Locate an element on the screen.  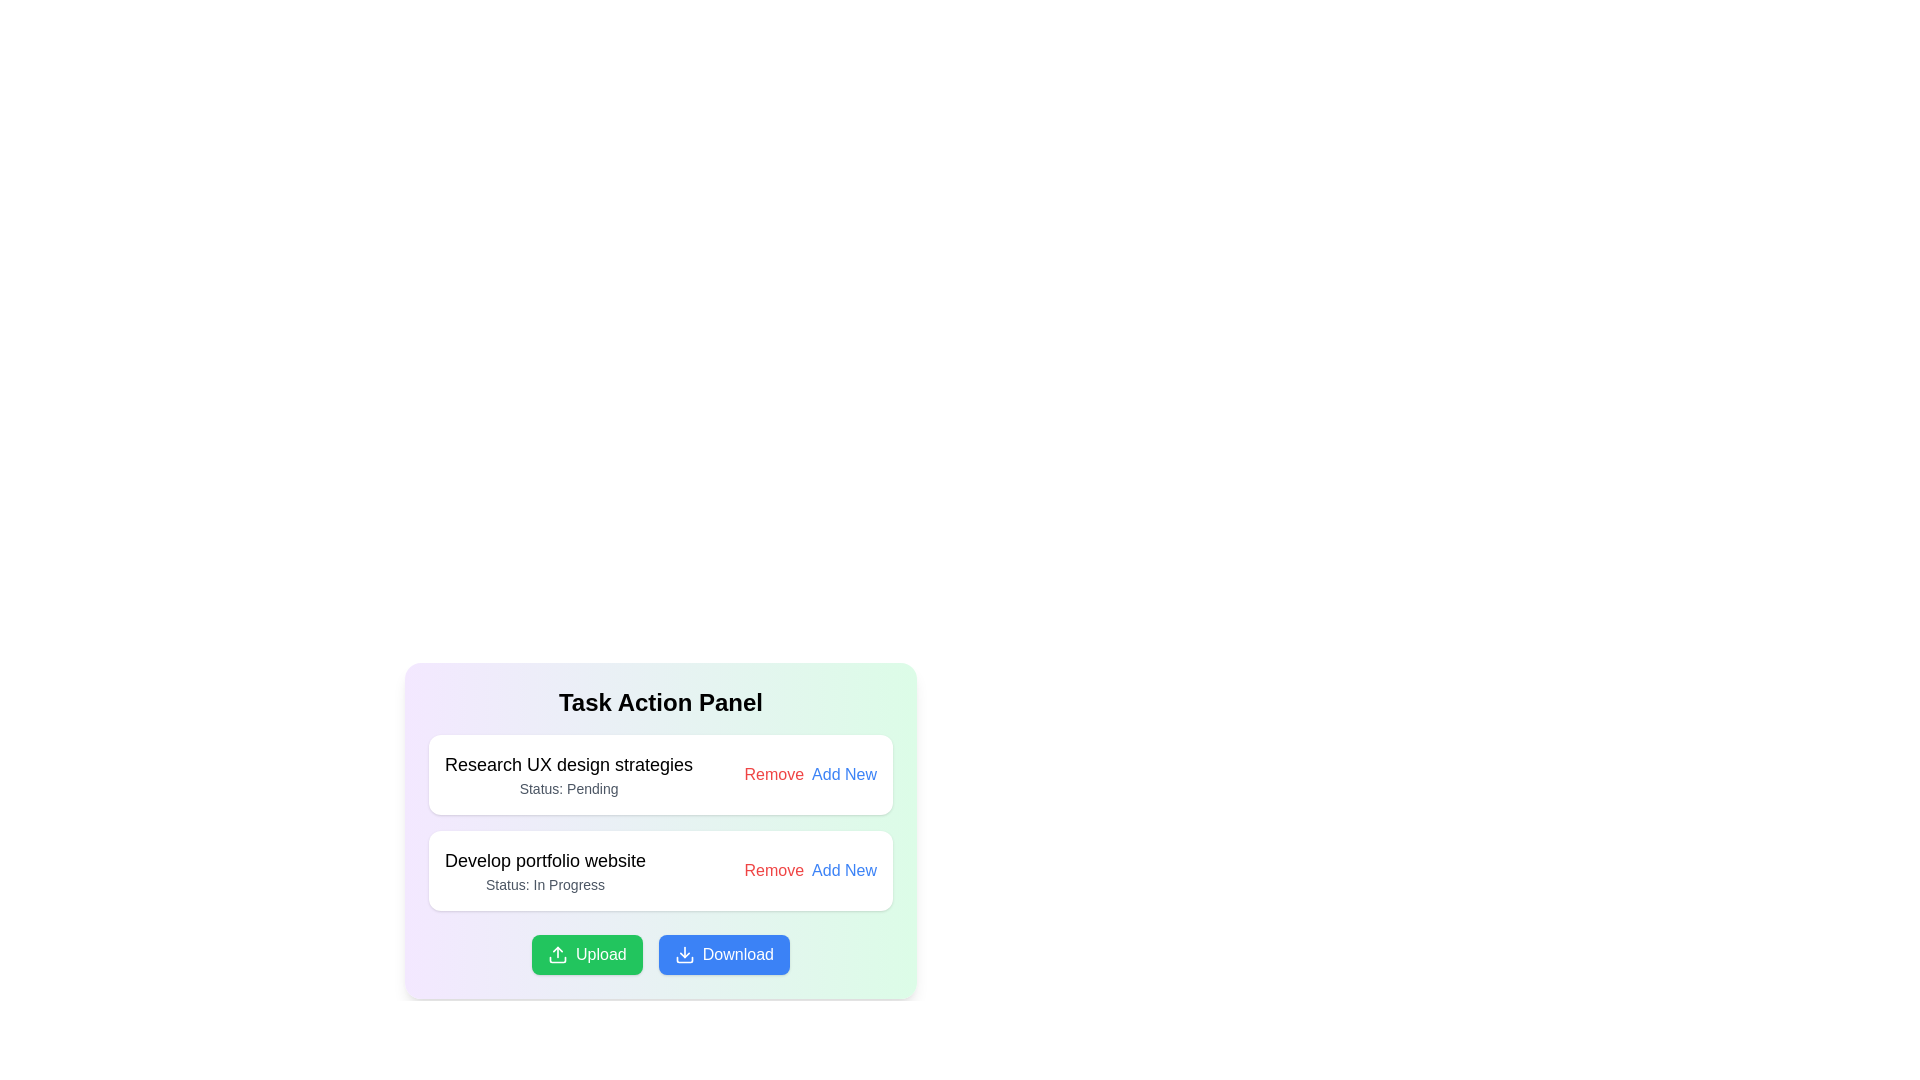
the 'Remove' and 'Add New' buttons in the Interactive button group, which are styled with red and blue colors respectively, located in the 'Research UX design strategies' section is located at coordinates (810, 774).